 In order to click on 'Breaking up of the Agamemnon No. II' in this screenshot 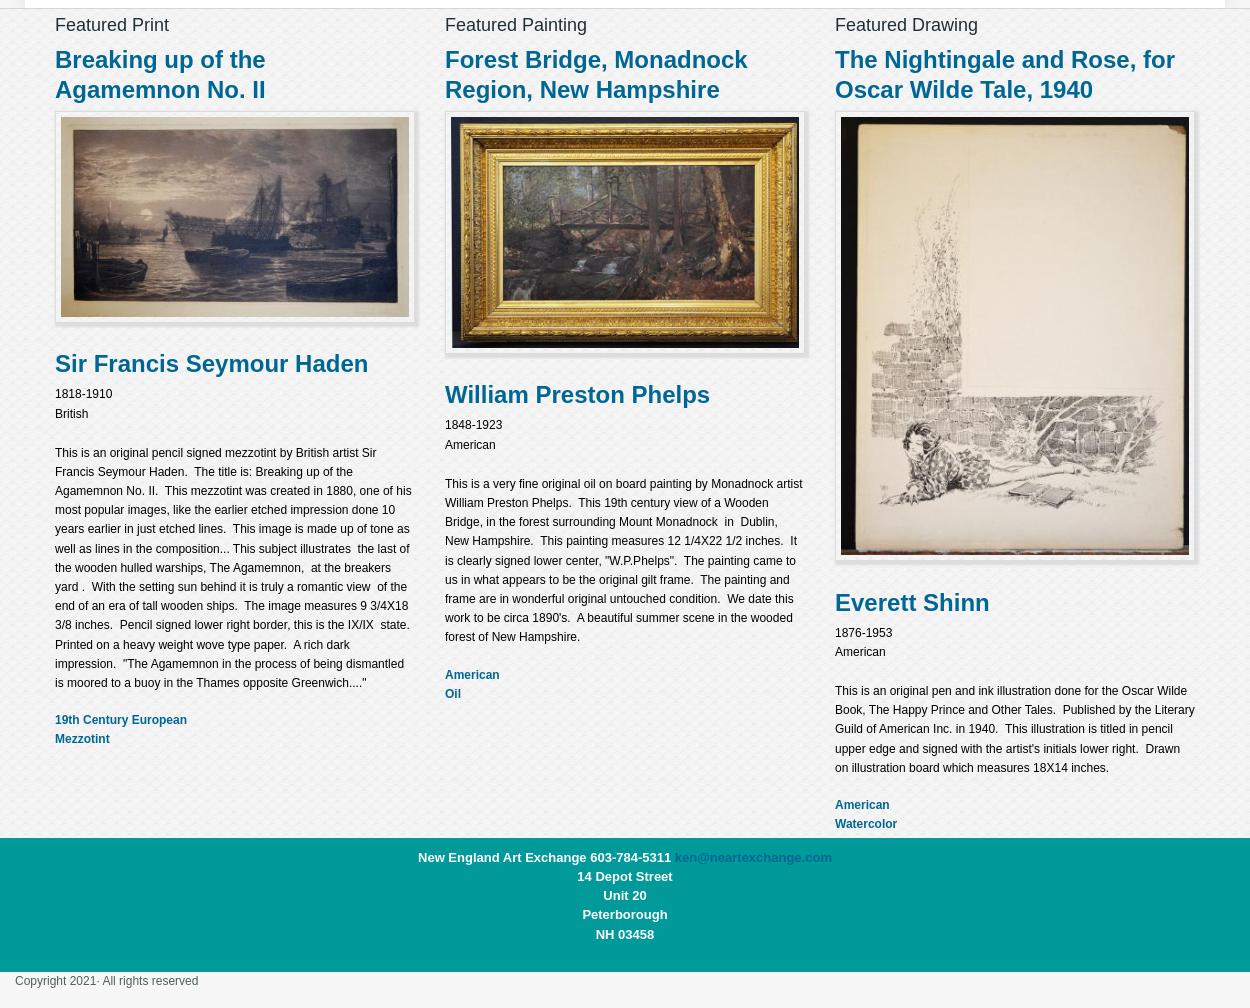, I will do `click(160, 74)`.